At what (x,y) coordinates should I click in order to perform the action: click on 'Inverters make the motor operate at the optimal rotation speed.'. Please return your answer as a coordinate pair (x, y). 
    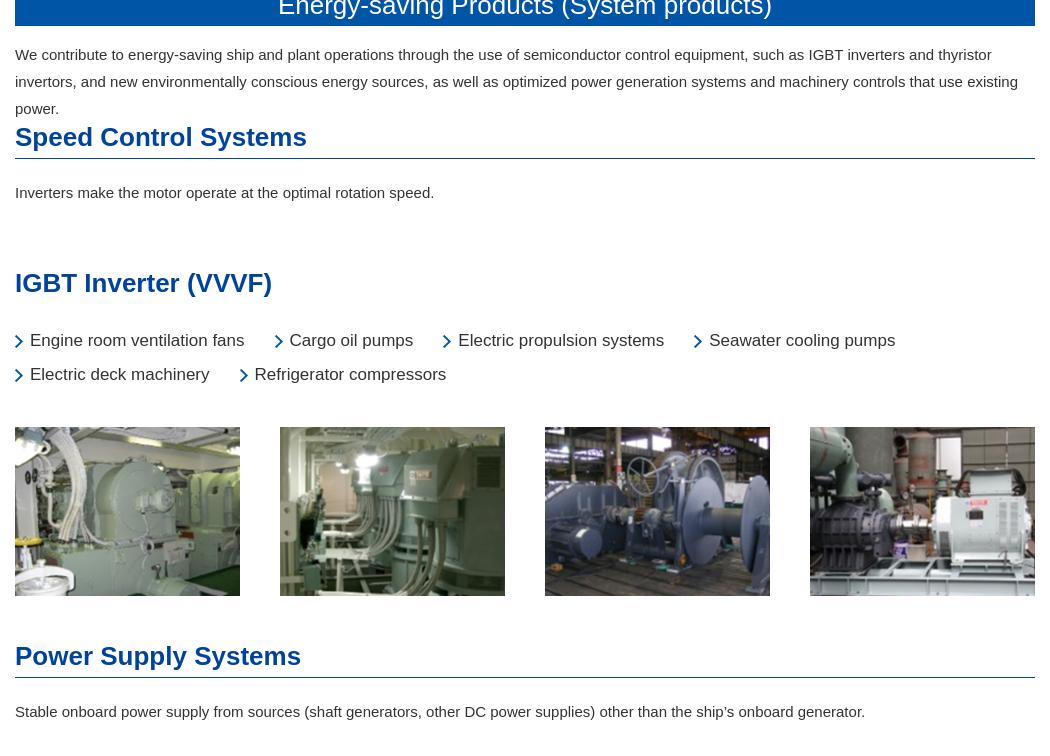
    Looking at the image, I should click on (223, 192).